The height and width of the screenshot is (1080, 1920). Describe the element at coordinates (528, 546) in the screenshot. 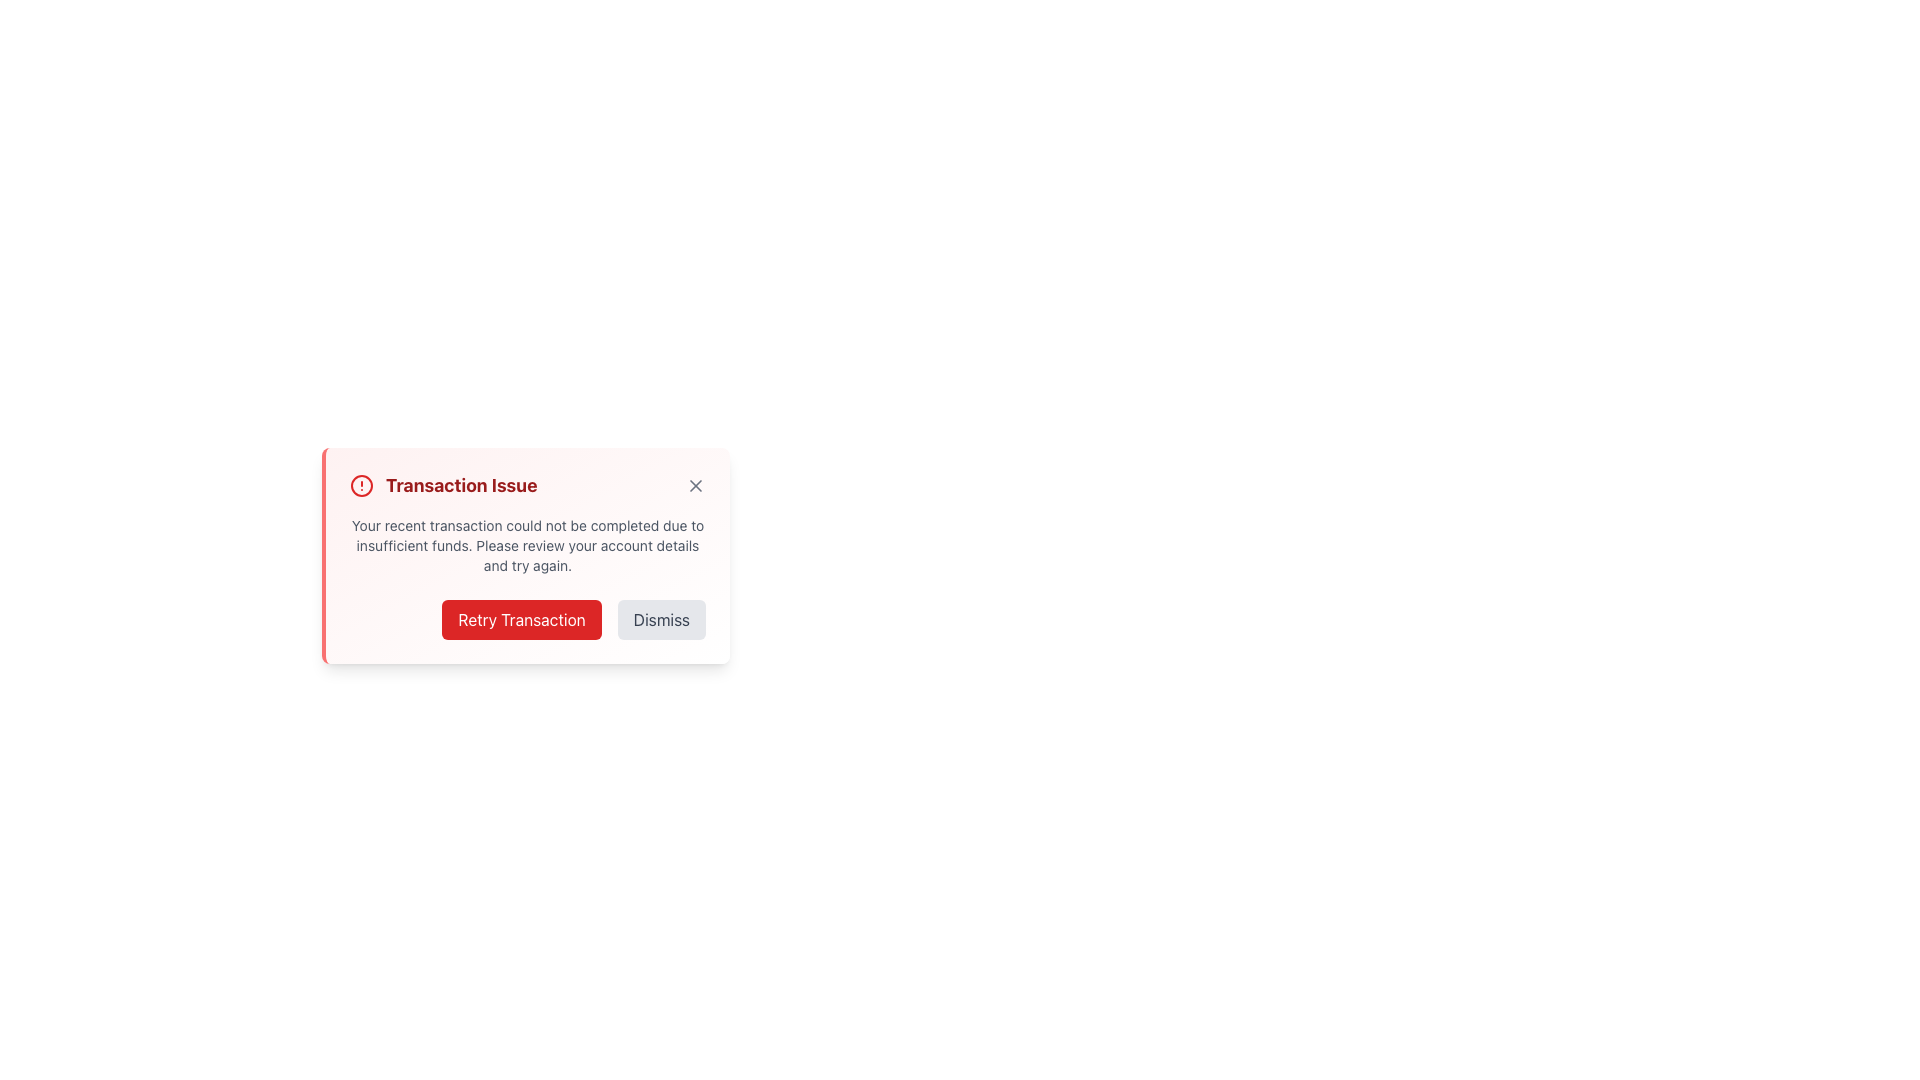

I see `the static text element that informs the user about a specific transaction issue, located within the 'Transaction Issue' notification panel` at that location.